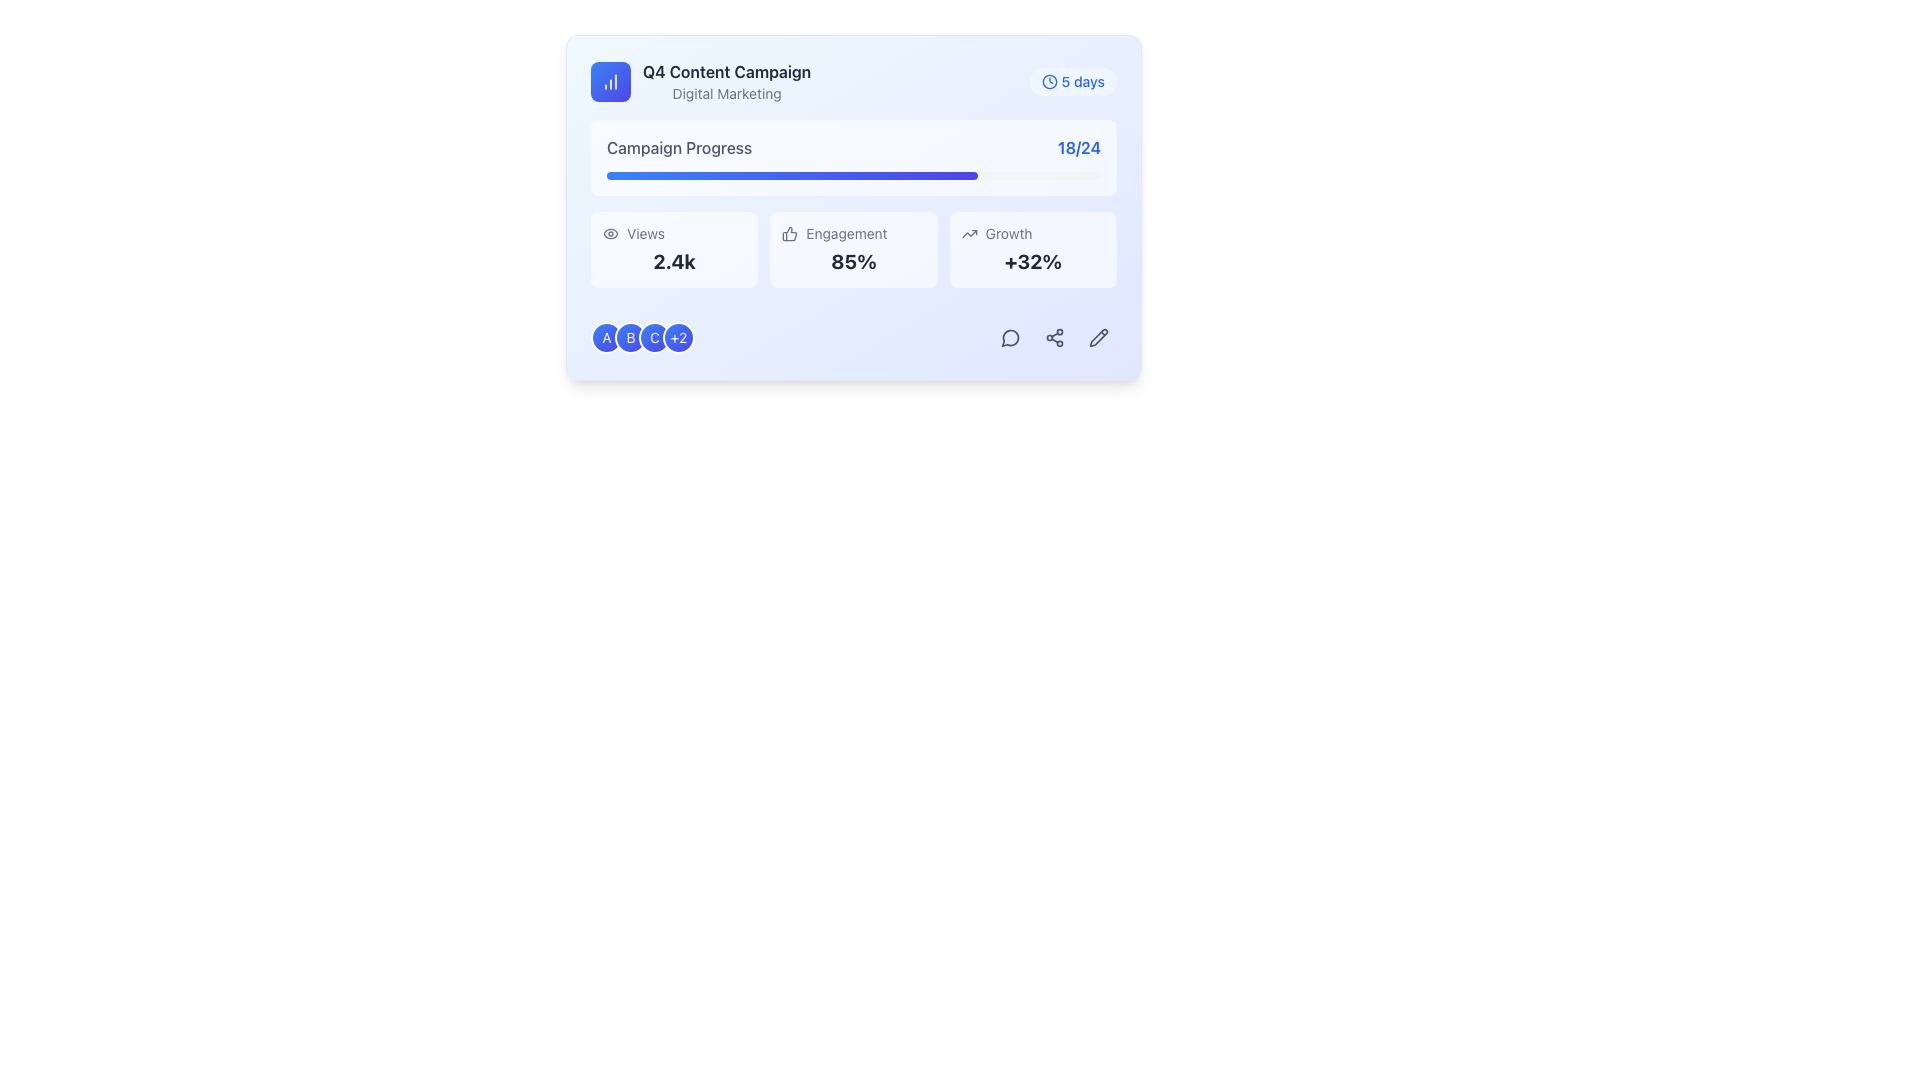 Image resolution: width=1920 pixels, height=1080 pixels. Describe the element at coordinates (1011, 337) in the screenshot. I see `the circular speech bubble icon with a hollow center located at the bottom-right corner of the card` at that location.